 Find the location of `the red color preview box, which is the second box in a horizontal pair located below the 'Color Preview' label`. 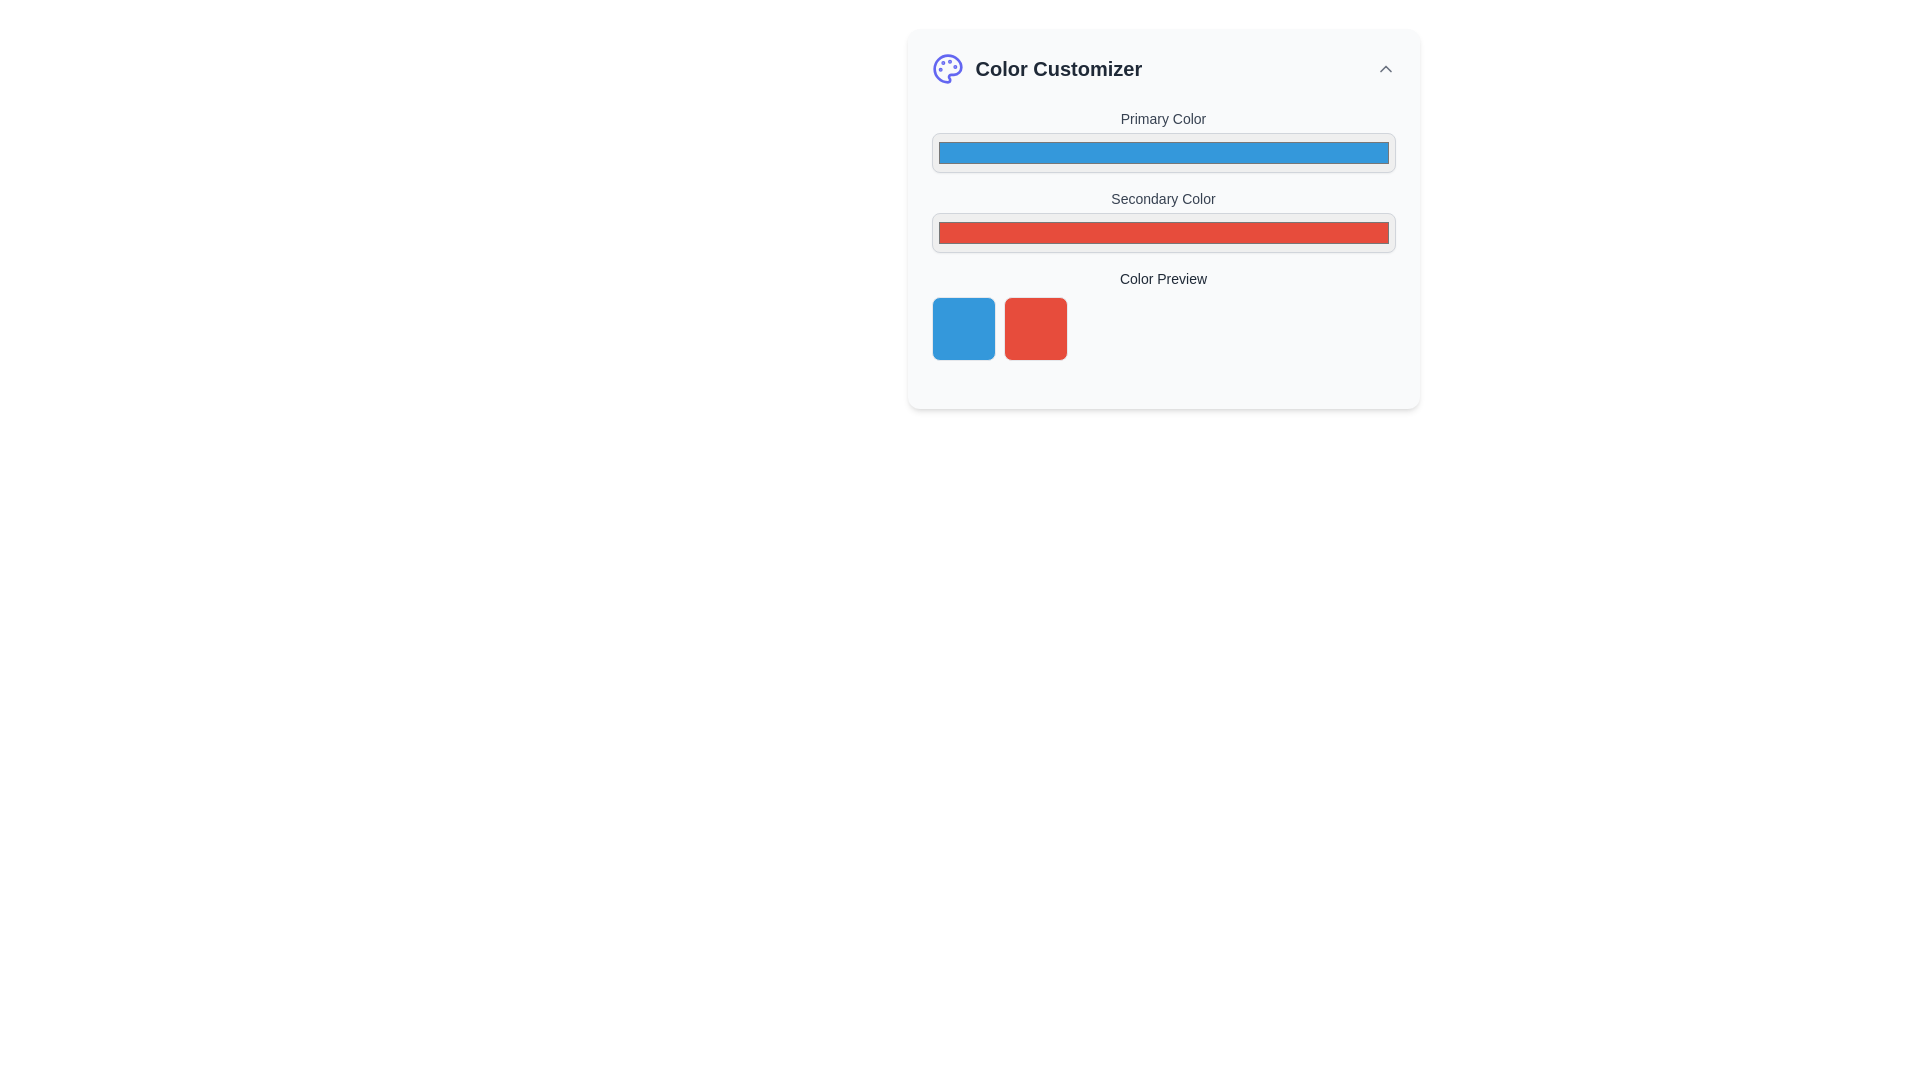

the red color preview box, which is the second box in a horizontal pair located below the 'Color Preview' label is located at coordinates (1035, 327).